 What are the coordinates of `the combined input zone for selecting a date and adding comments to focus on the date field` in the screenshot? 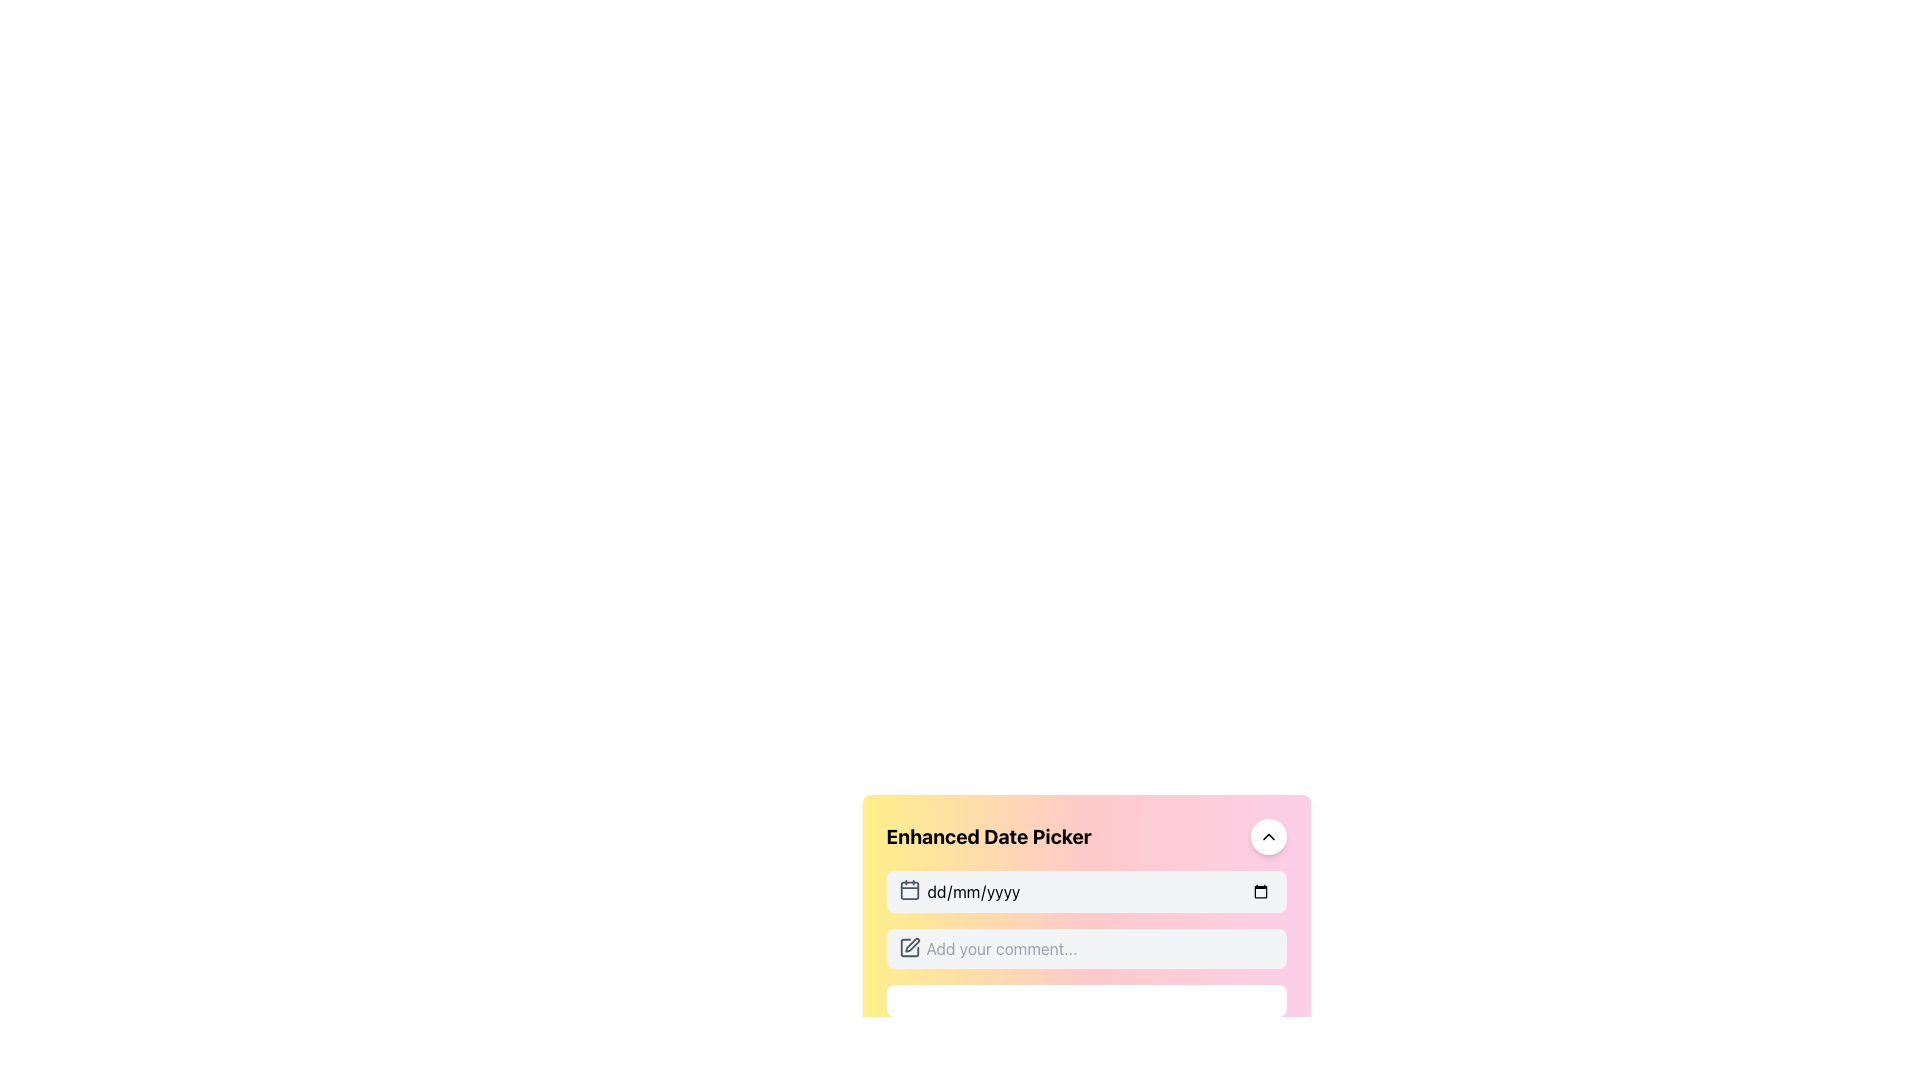 It's located at (1085, 944).